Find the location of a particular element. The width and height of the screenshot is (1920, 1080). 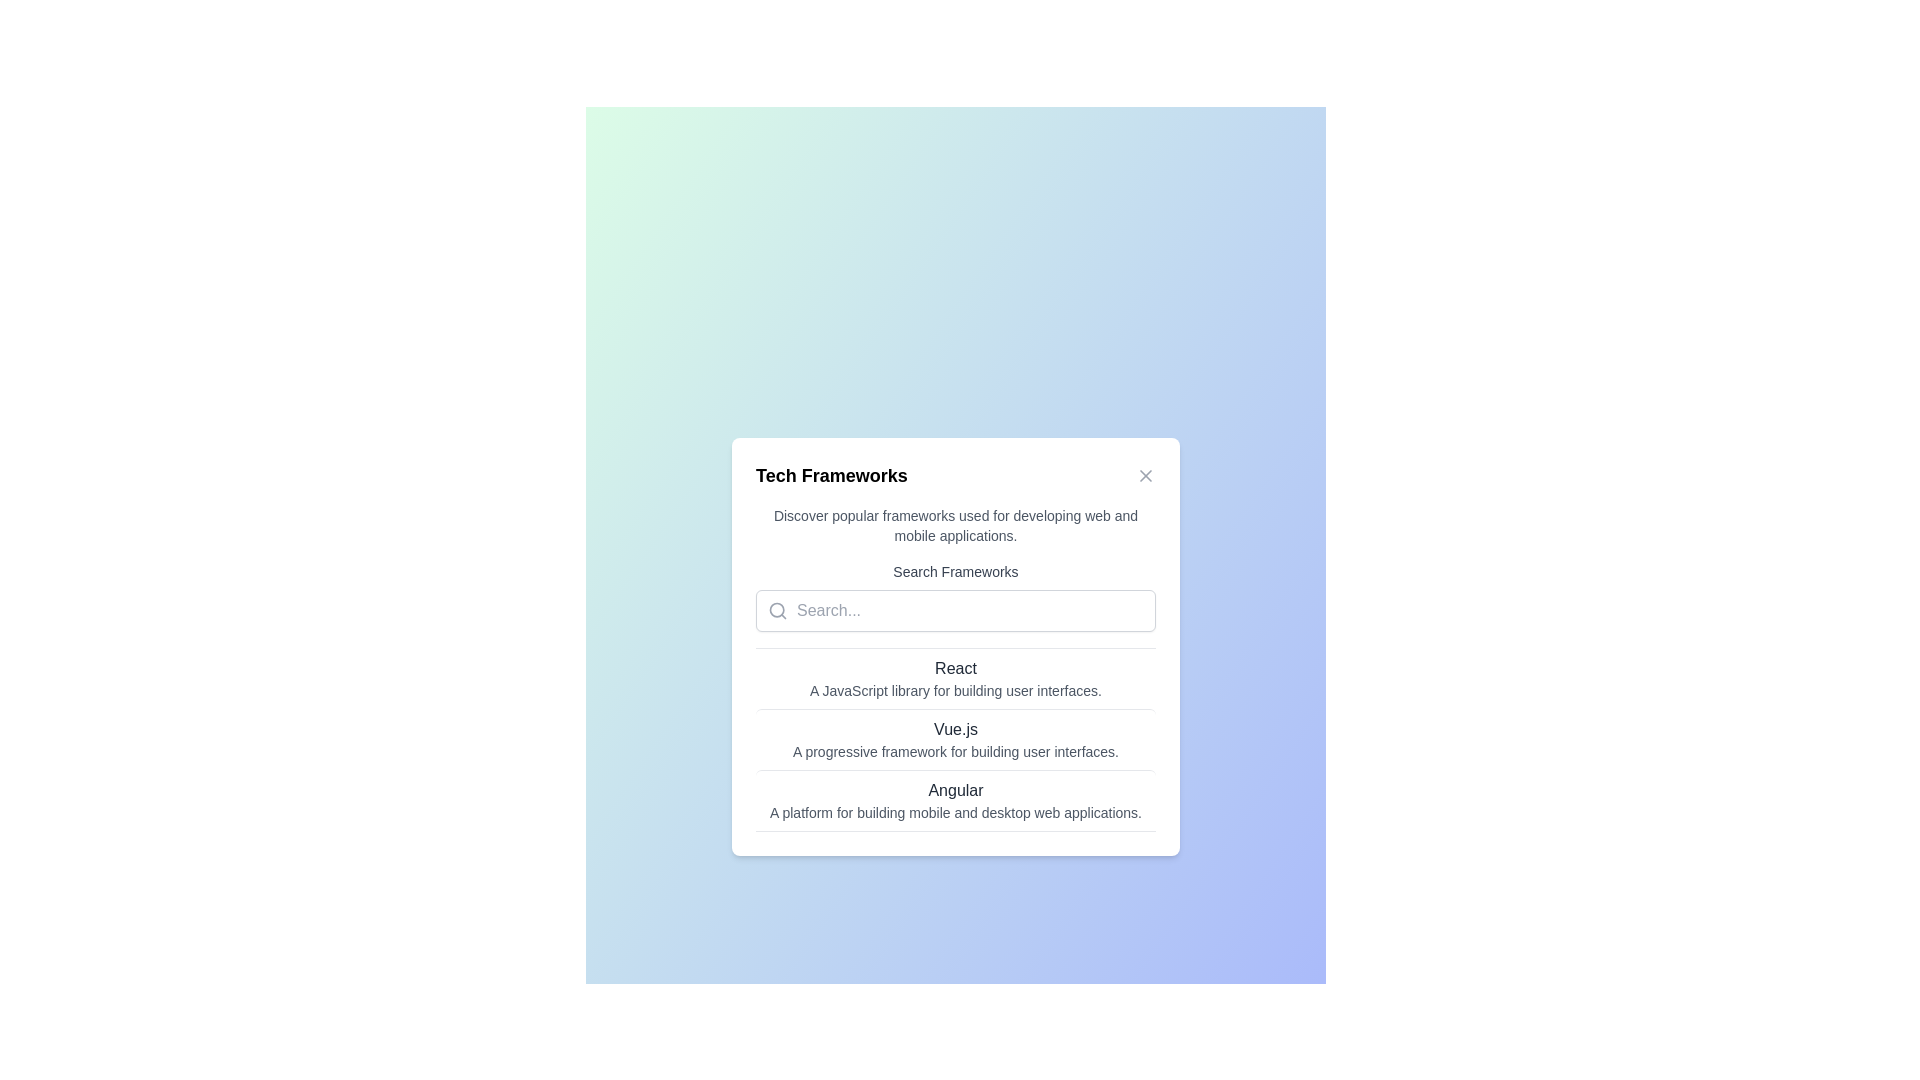

the text label that provides a brief description for the 'Vue.js' framework, located below the title 'Vue.js' and above the description for 'Angular' is located at coordinates (954, 752).